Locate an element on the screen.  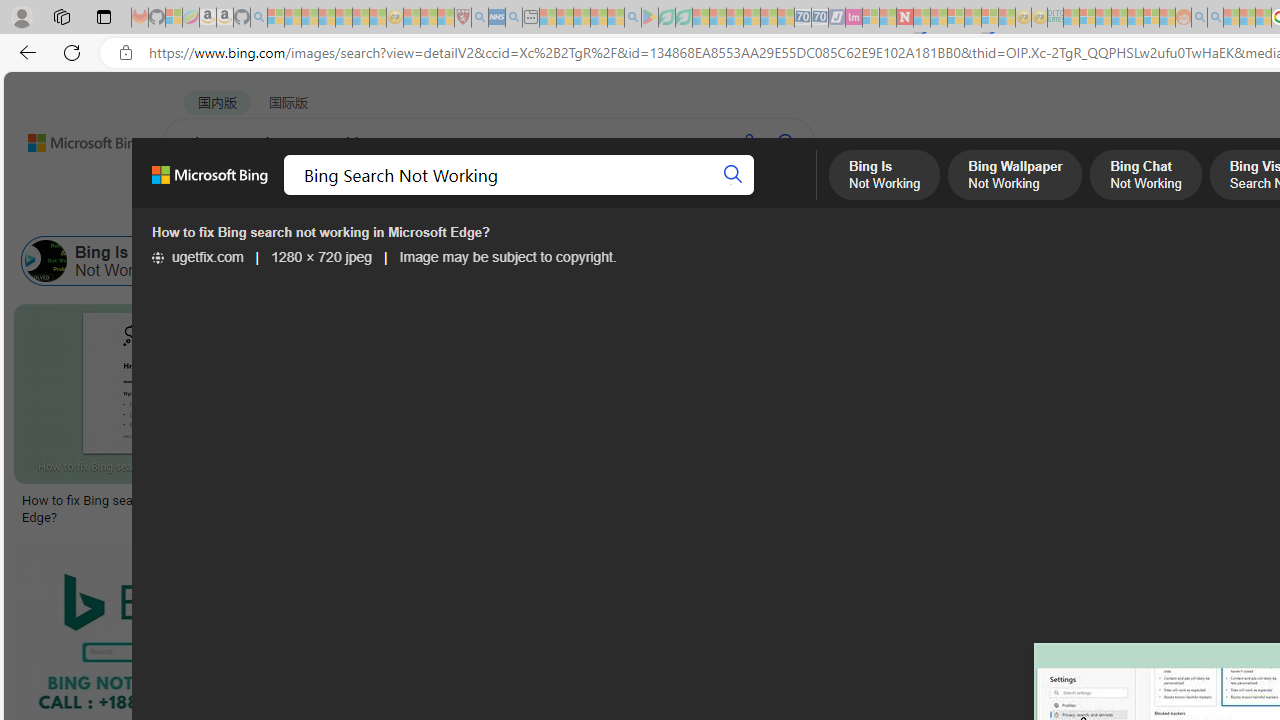
'DICT' is located at coordinates (717, 195).